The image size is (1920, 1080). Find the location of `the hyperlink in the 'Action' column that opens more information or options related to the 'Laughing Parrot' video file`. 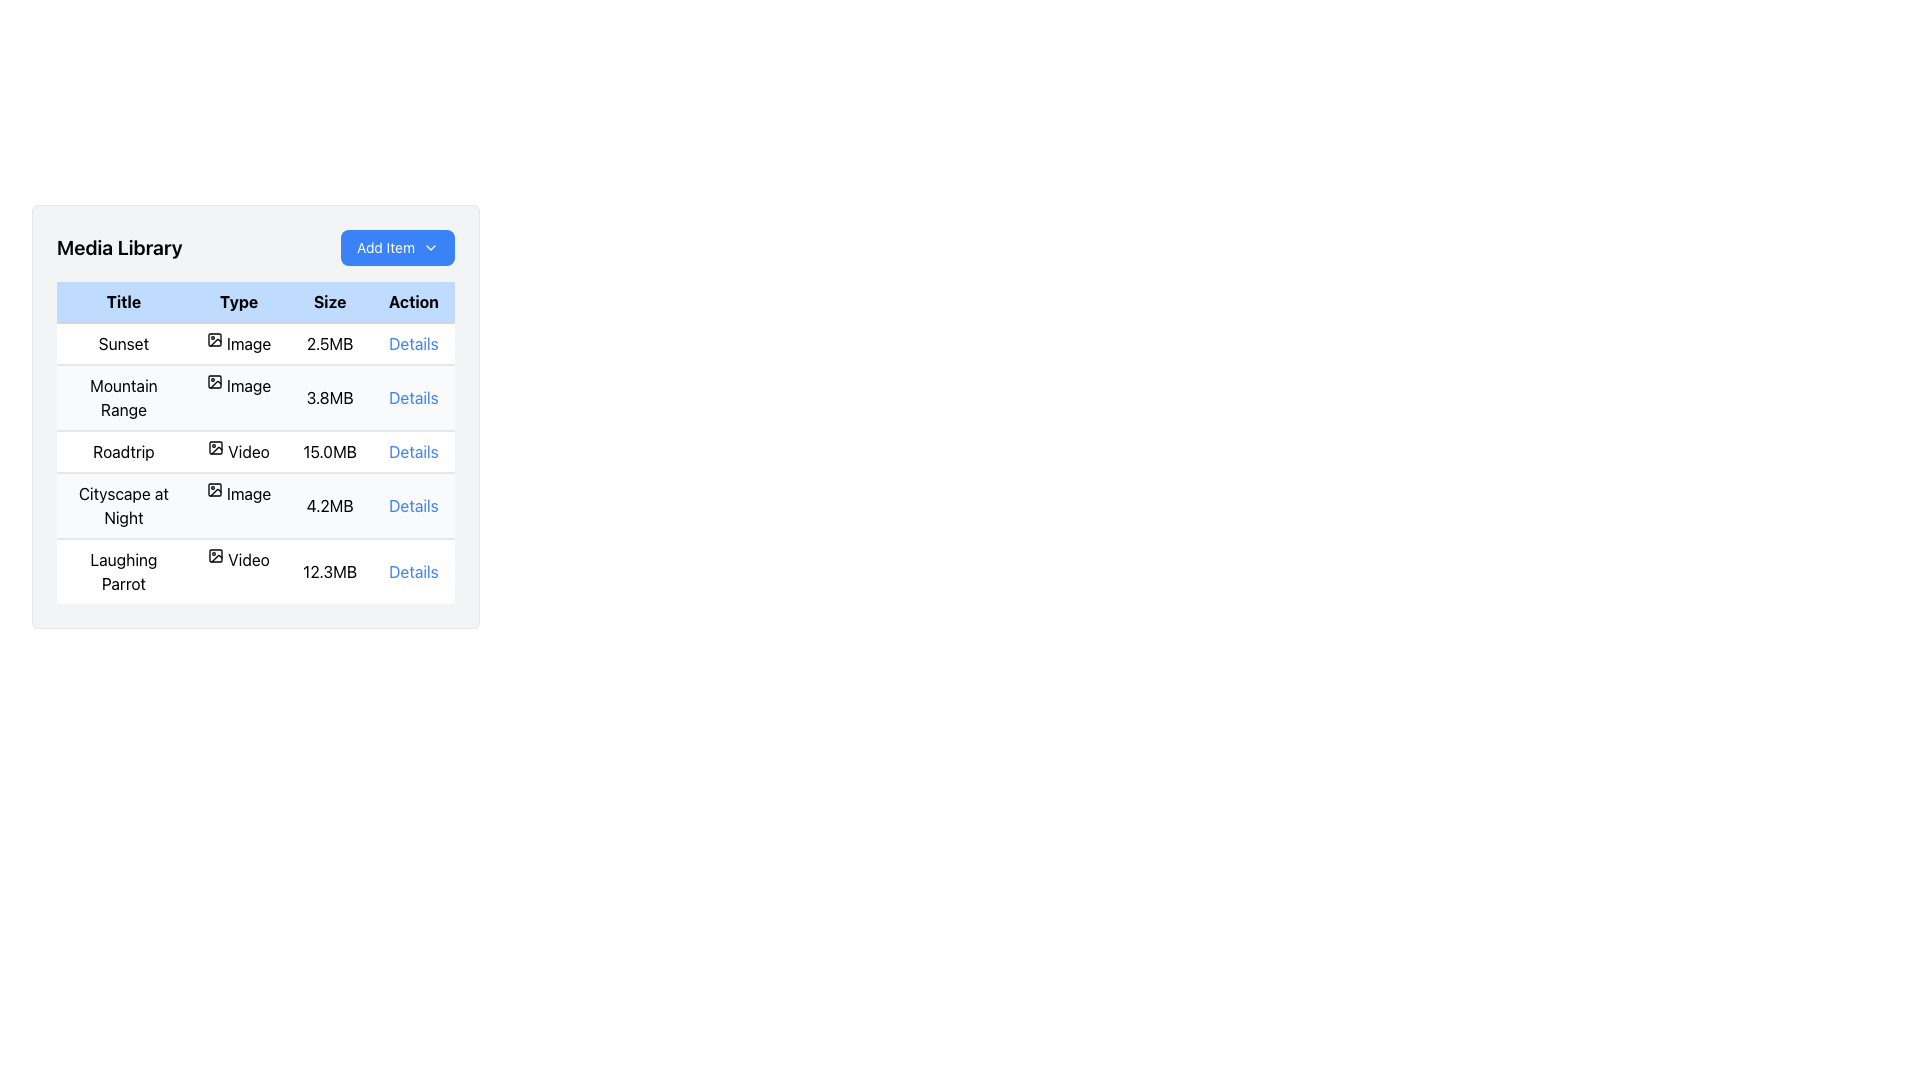

the hyperlink in the 'Action' column that opens more information or options related to the 'Laughing Parrot' video file is located at coordinates (412, 571).